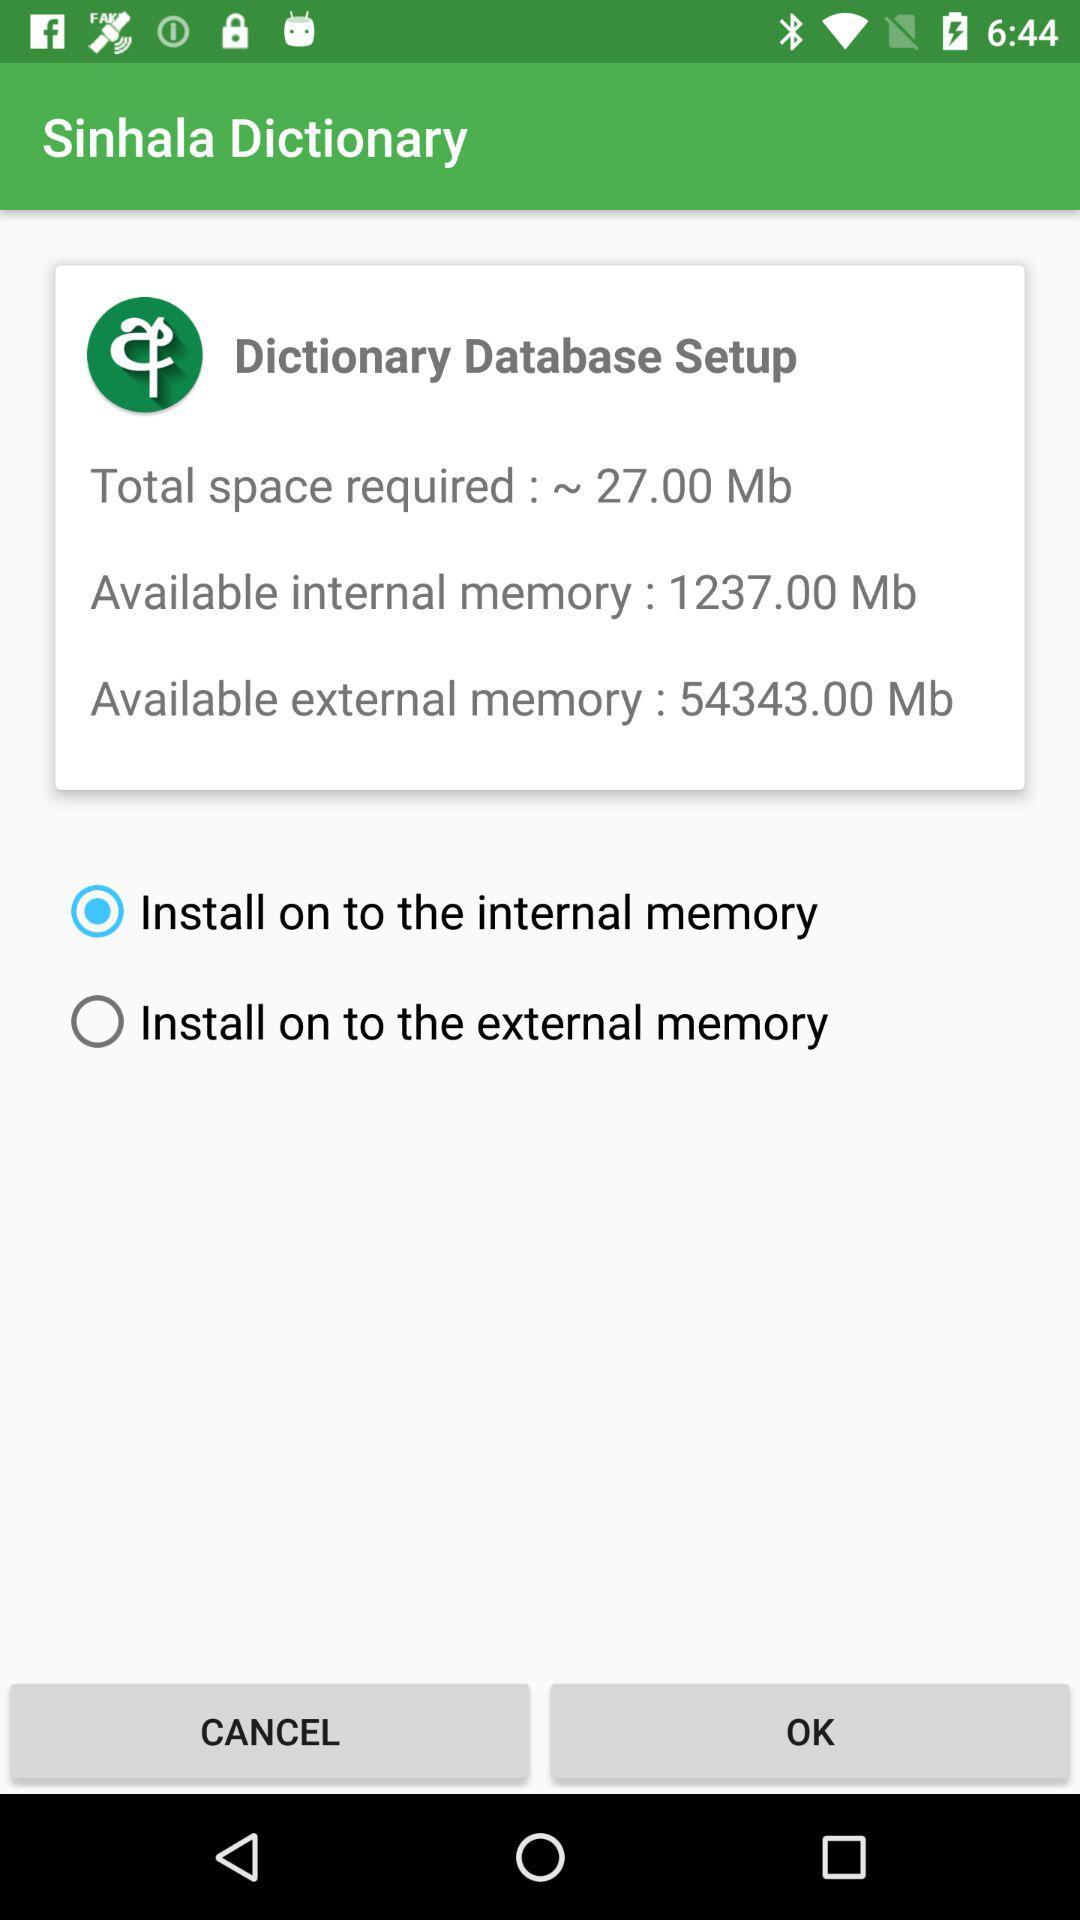 The image size is (1080, 1920). What do you see at coordinates (270, 1730) in the screenshot?
I see `the item next to the ok item` at bounding box center [270, 1730].